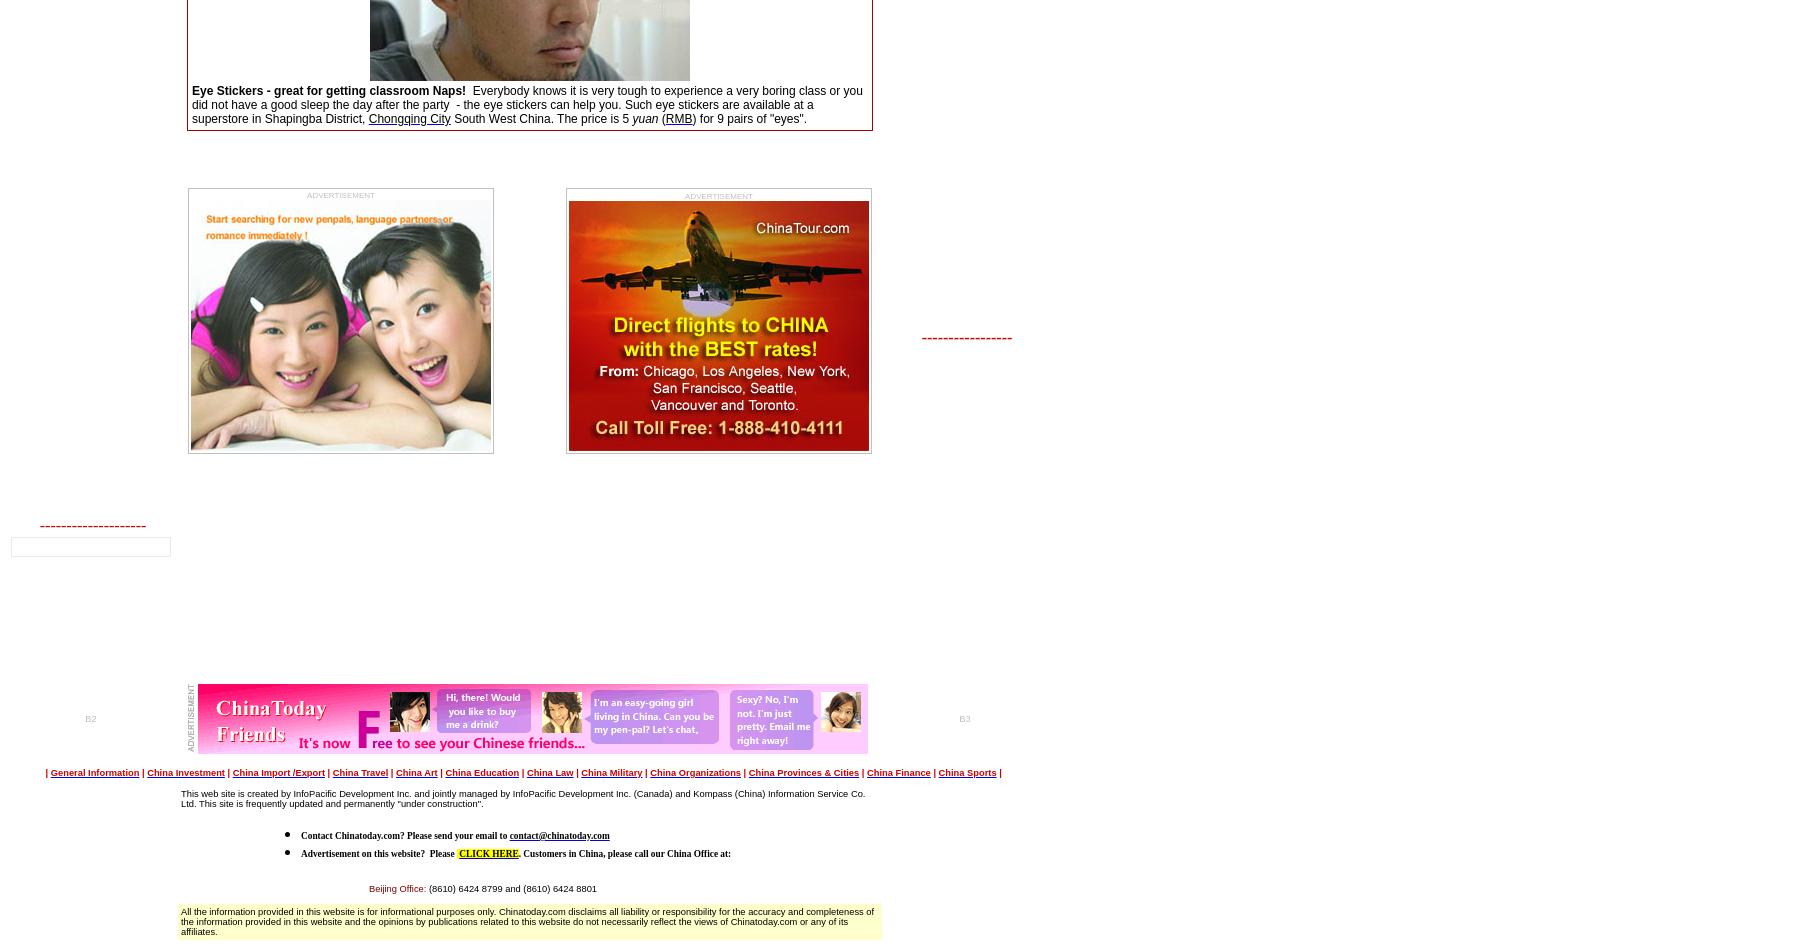 This screenshot has width=1800, height=948. I want to click on 'China Military', so click(611, 772).